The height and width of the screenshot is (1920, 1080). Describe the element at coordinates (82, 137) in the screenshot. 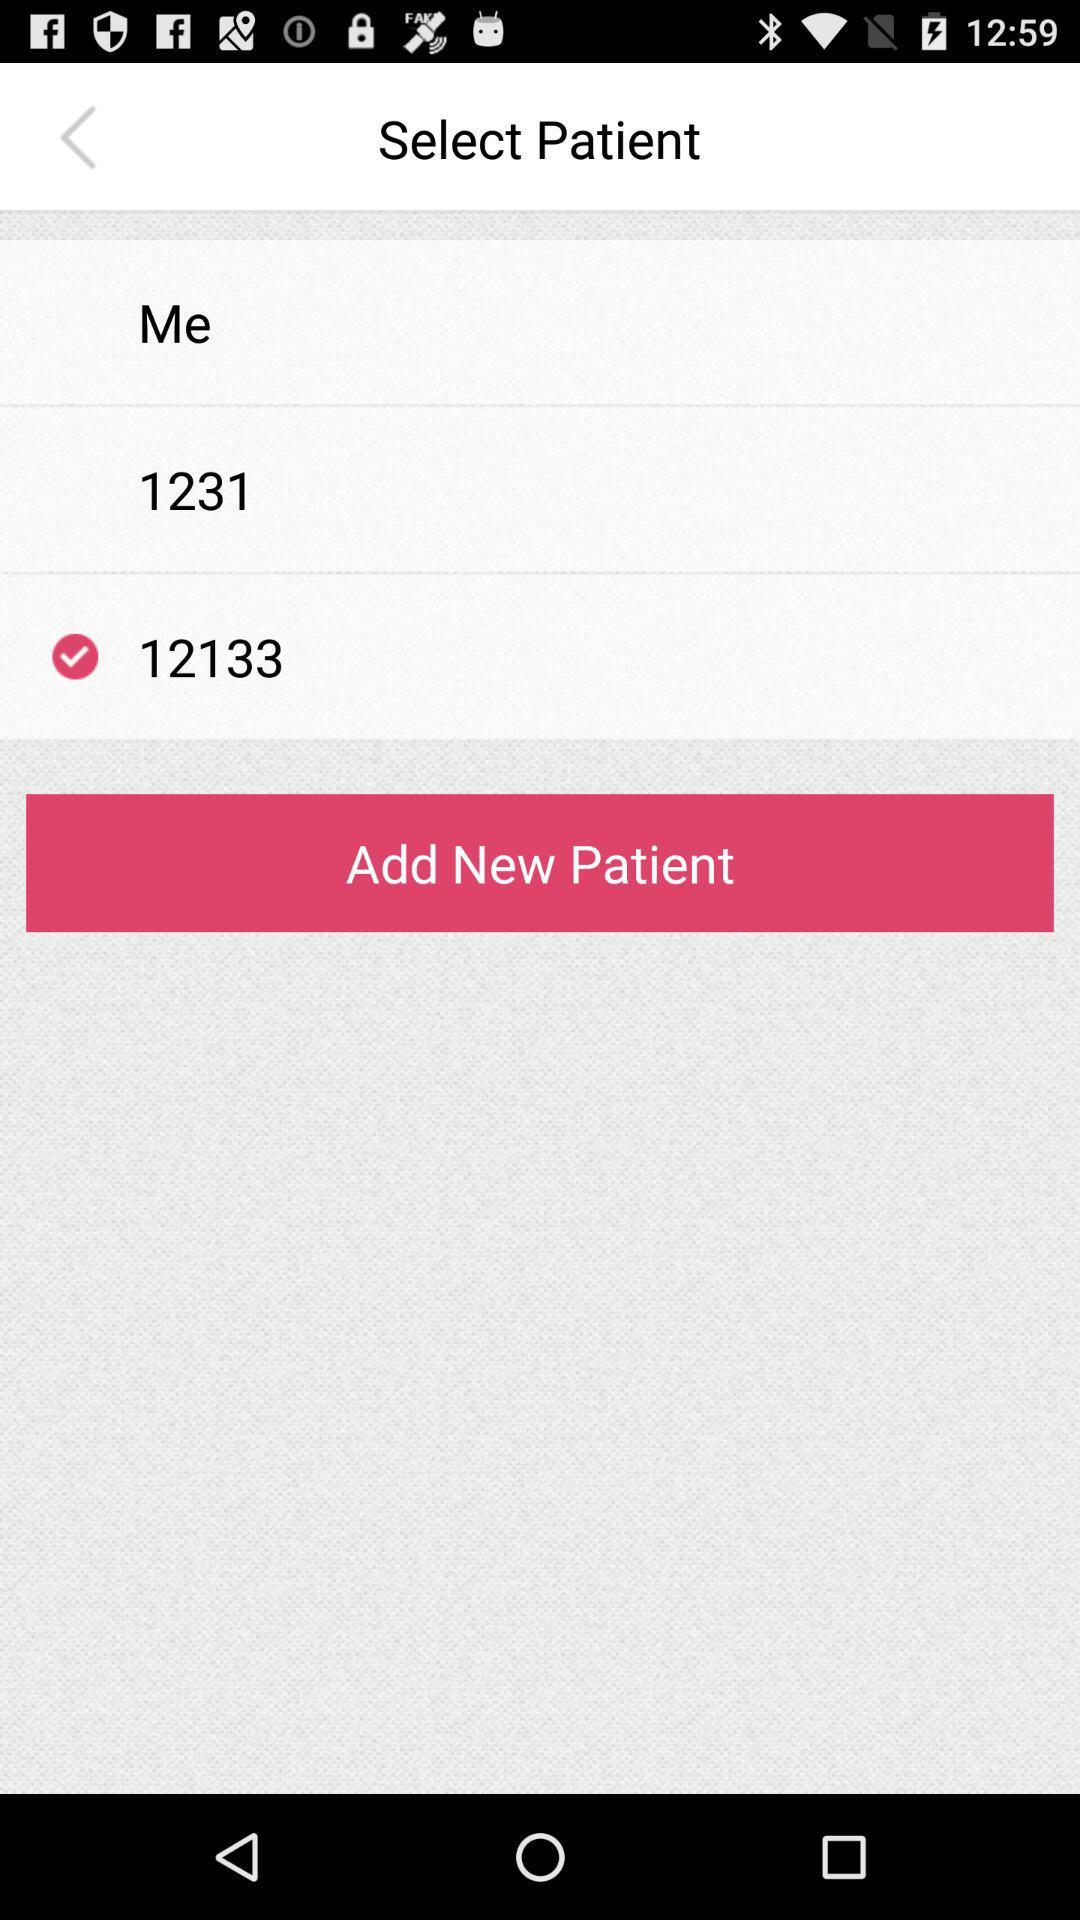

I see `the app next to the select patient` at that location.